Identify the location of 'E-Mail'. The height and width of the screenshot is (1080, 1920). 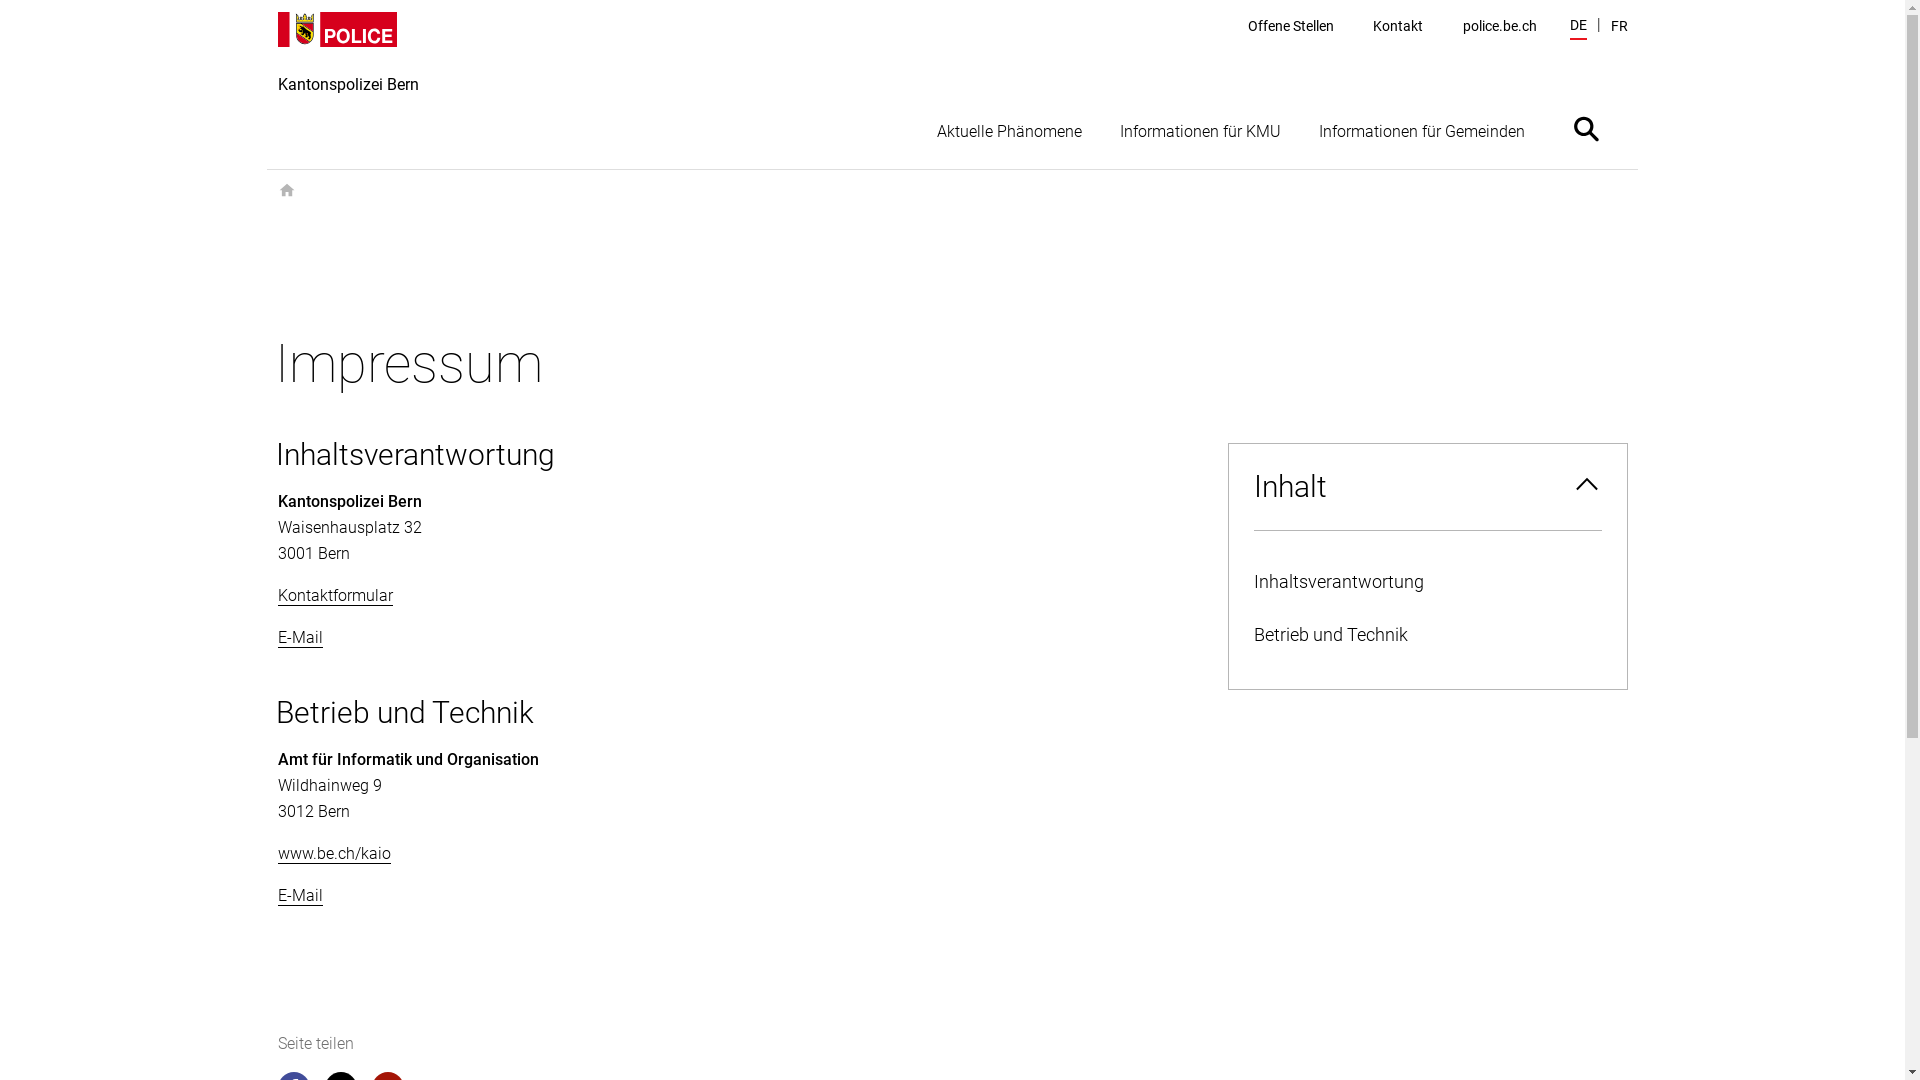
(299, 637).